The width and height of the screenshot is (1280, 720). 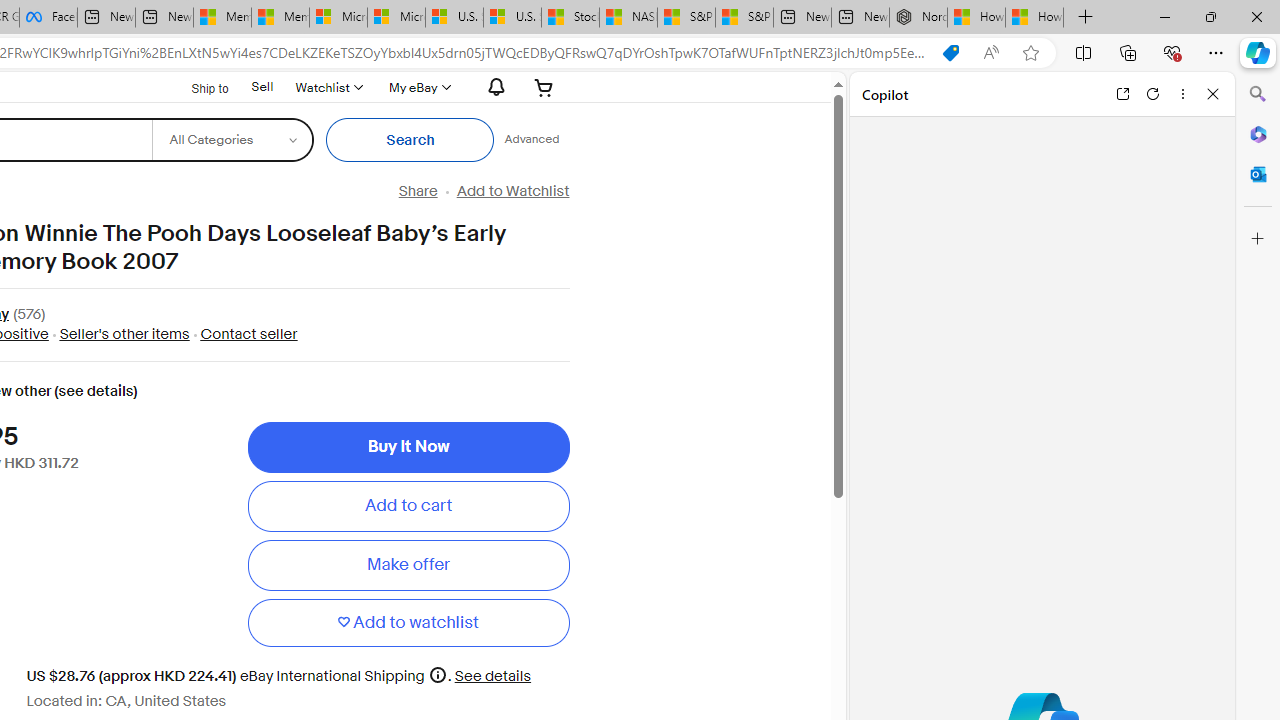 I want to click on 'Make offer', so click(x=407, y=565).